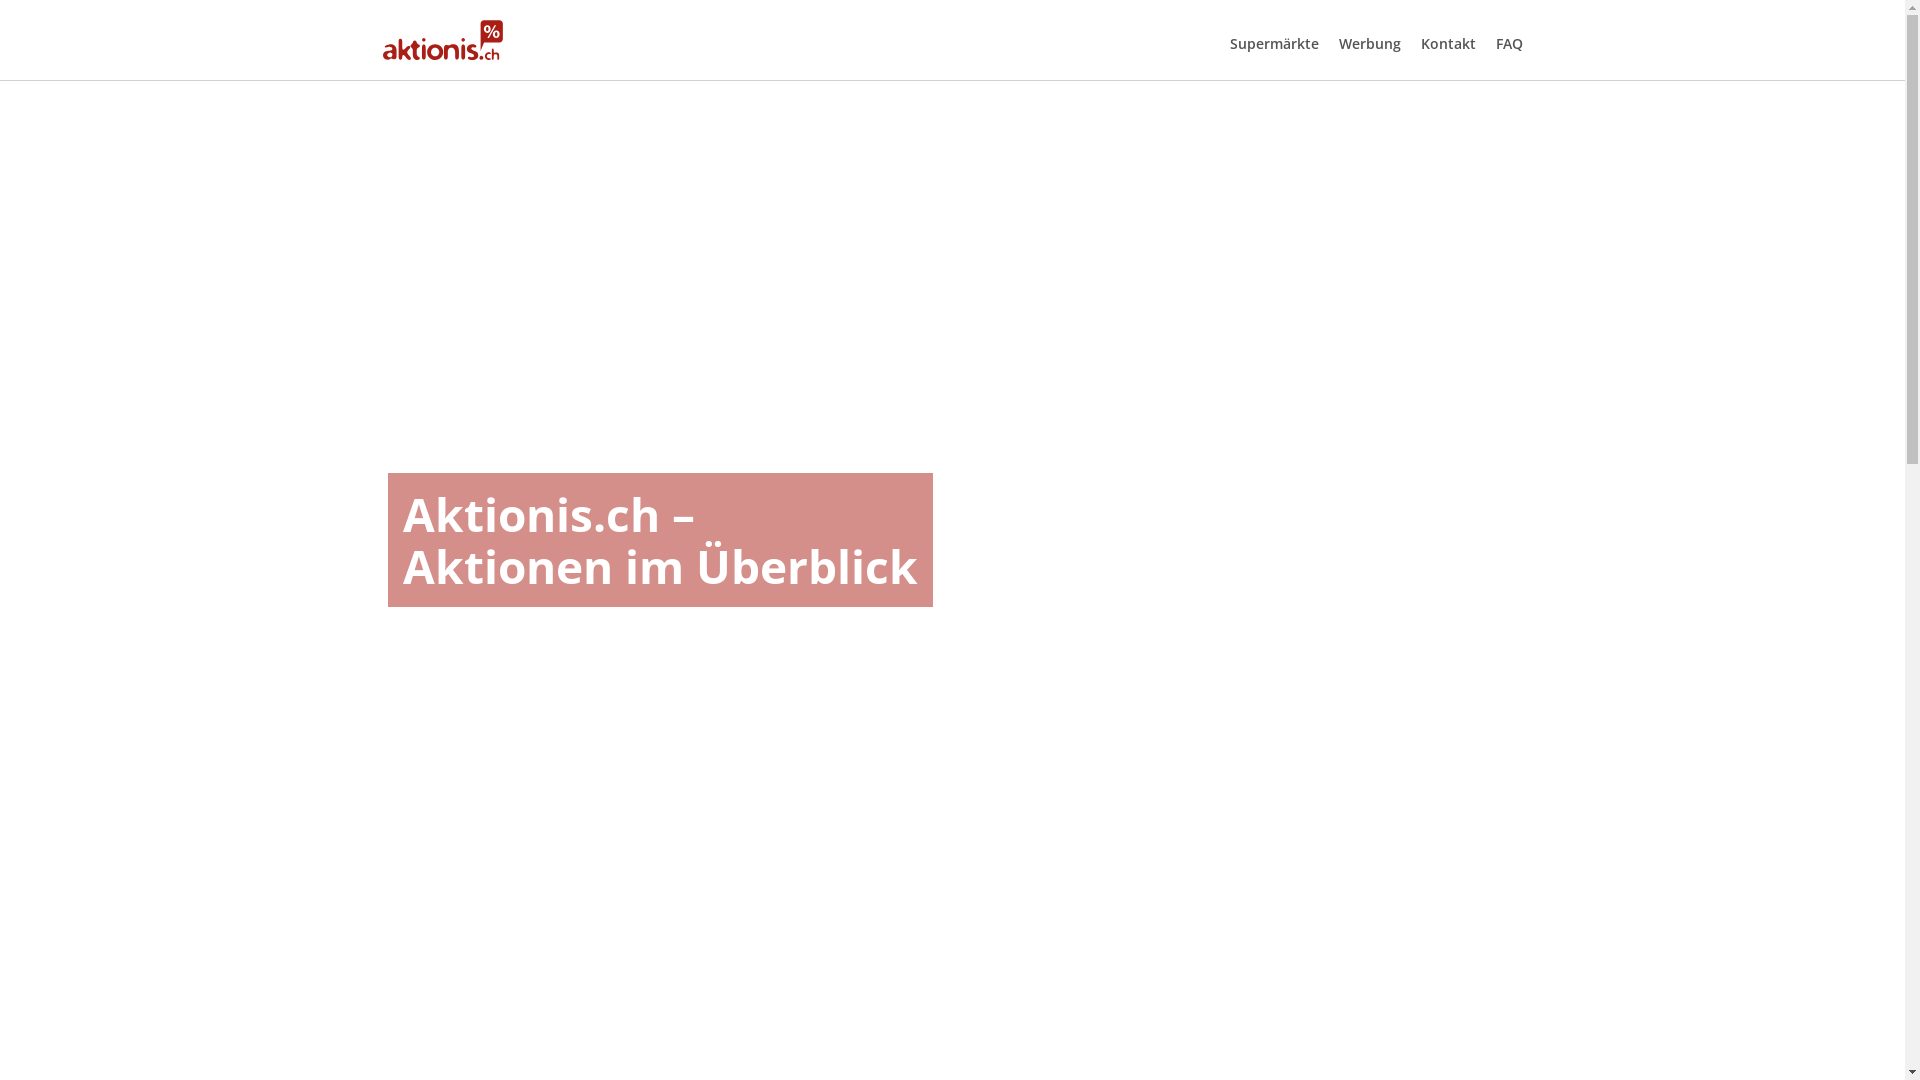 This screenshot has width=1920, height=1080. Describe the element at coordinates (441, 39) in the screenshot. I see `'Zur Startseite'` at that location.